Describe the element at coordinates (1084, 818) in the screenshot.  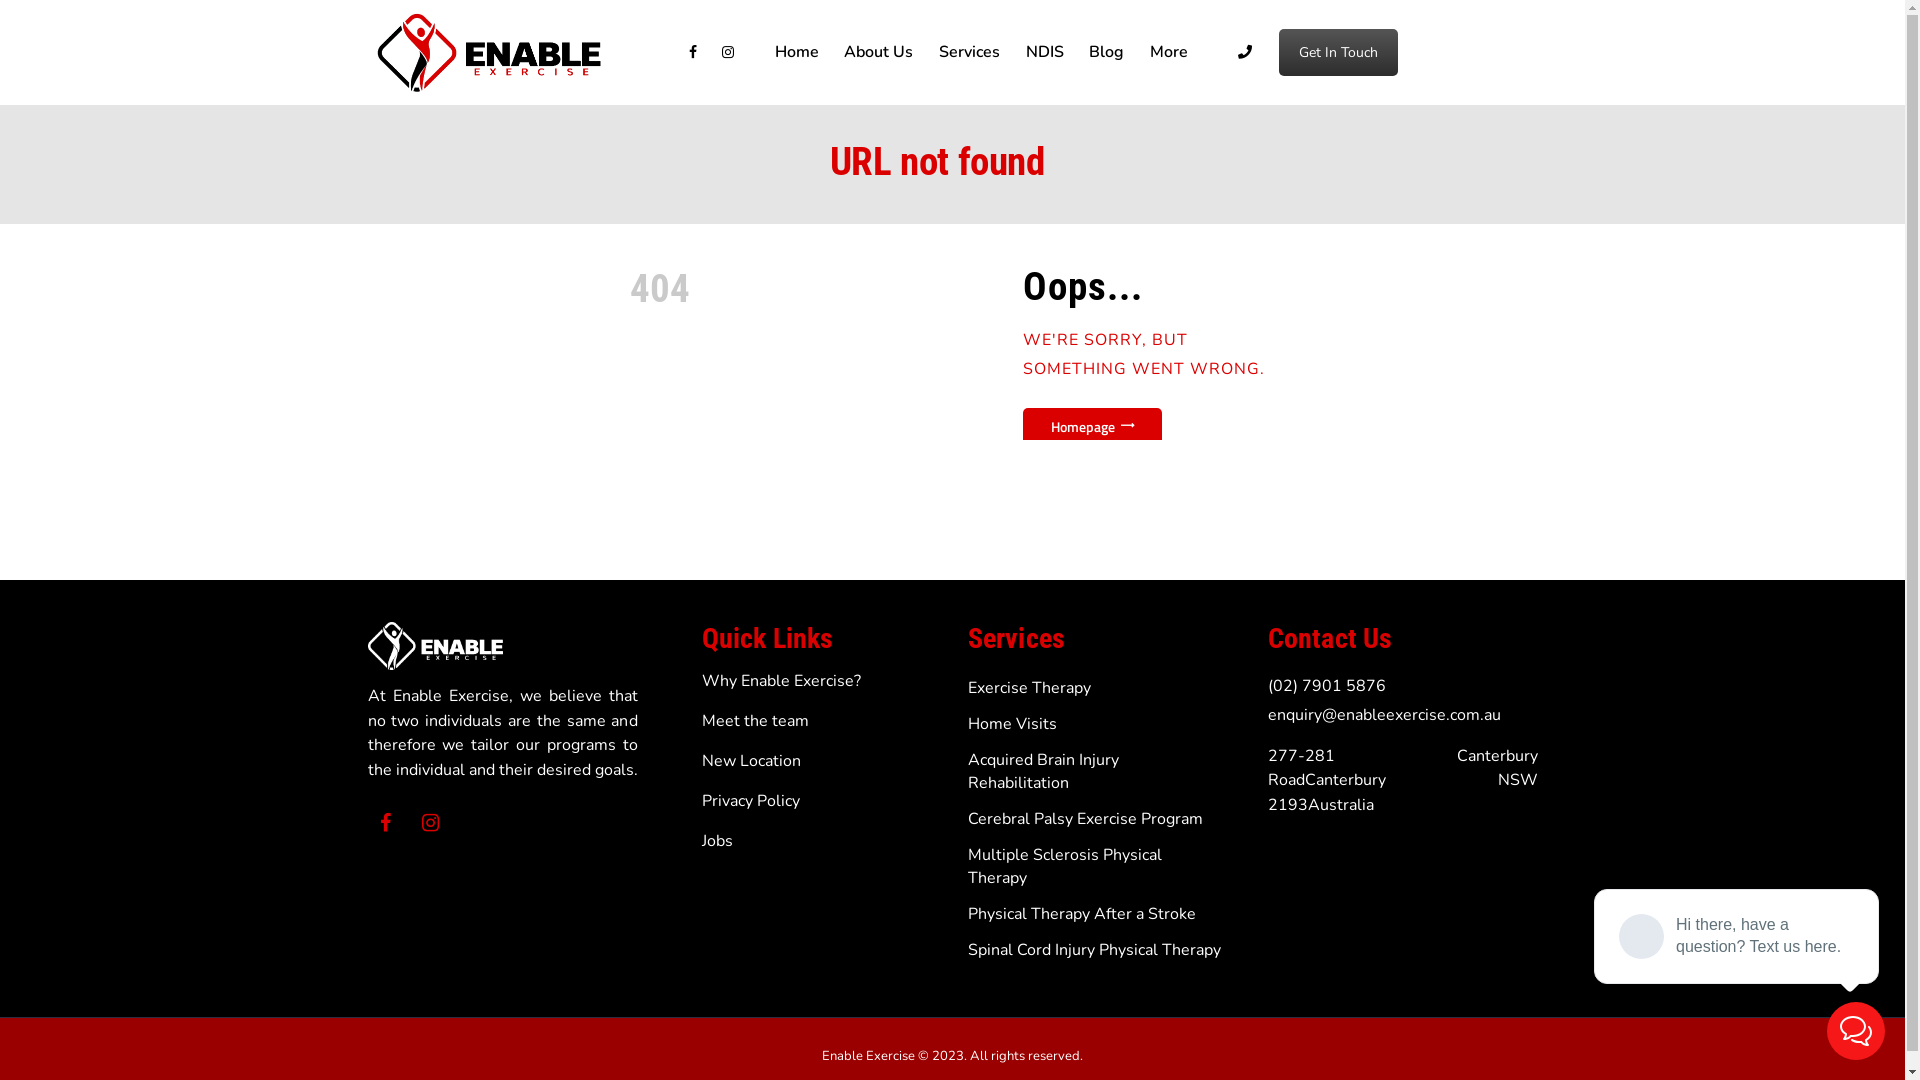
I see `'Cerebral Palsy Exercise Program'` at that location.